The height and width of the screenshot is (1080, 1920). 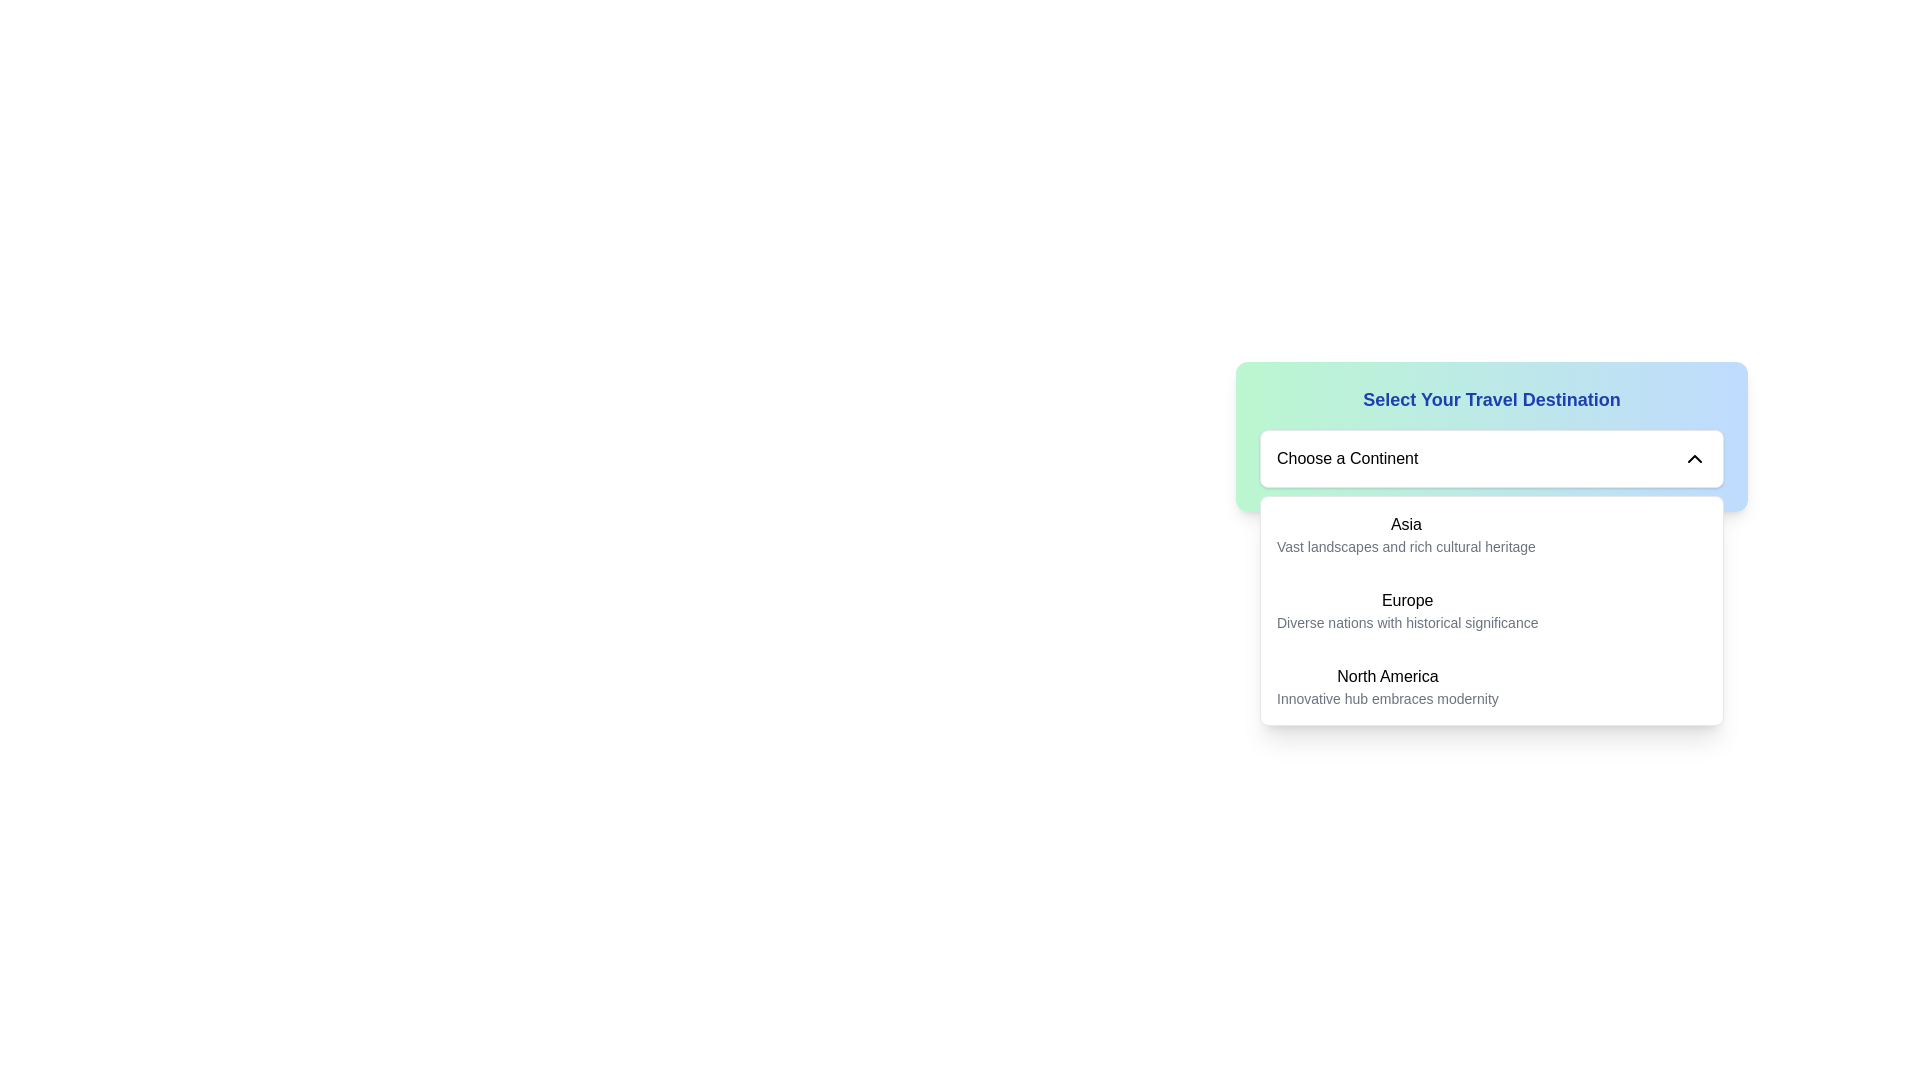 I want to click on the Dropdown arrow icon located at the rightmost side of the 'Choose a Continent' header, so click(x=1693, y=459).